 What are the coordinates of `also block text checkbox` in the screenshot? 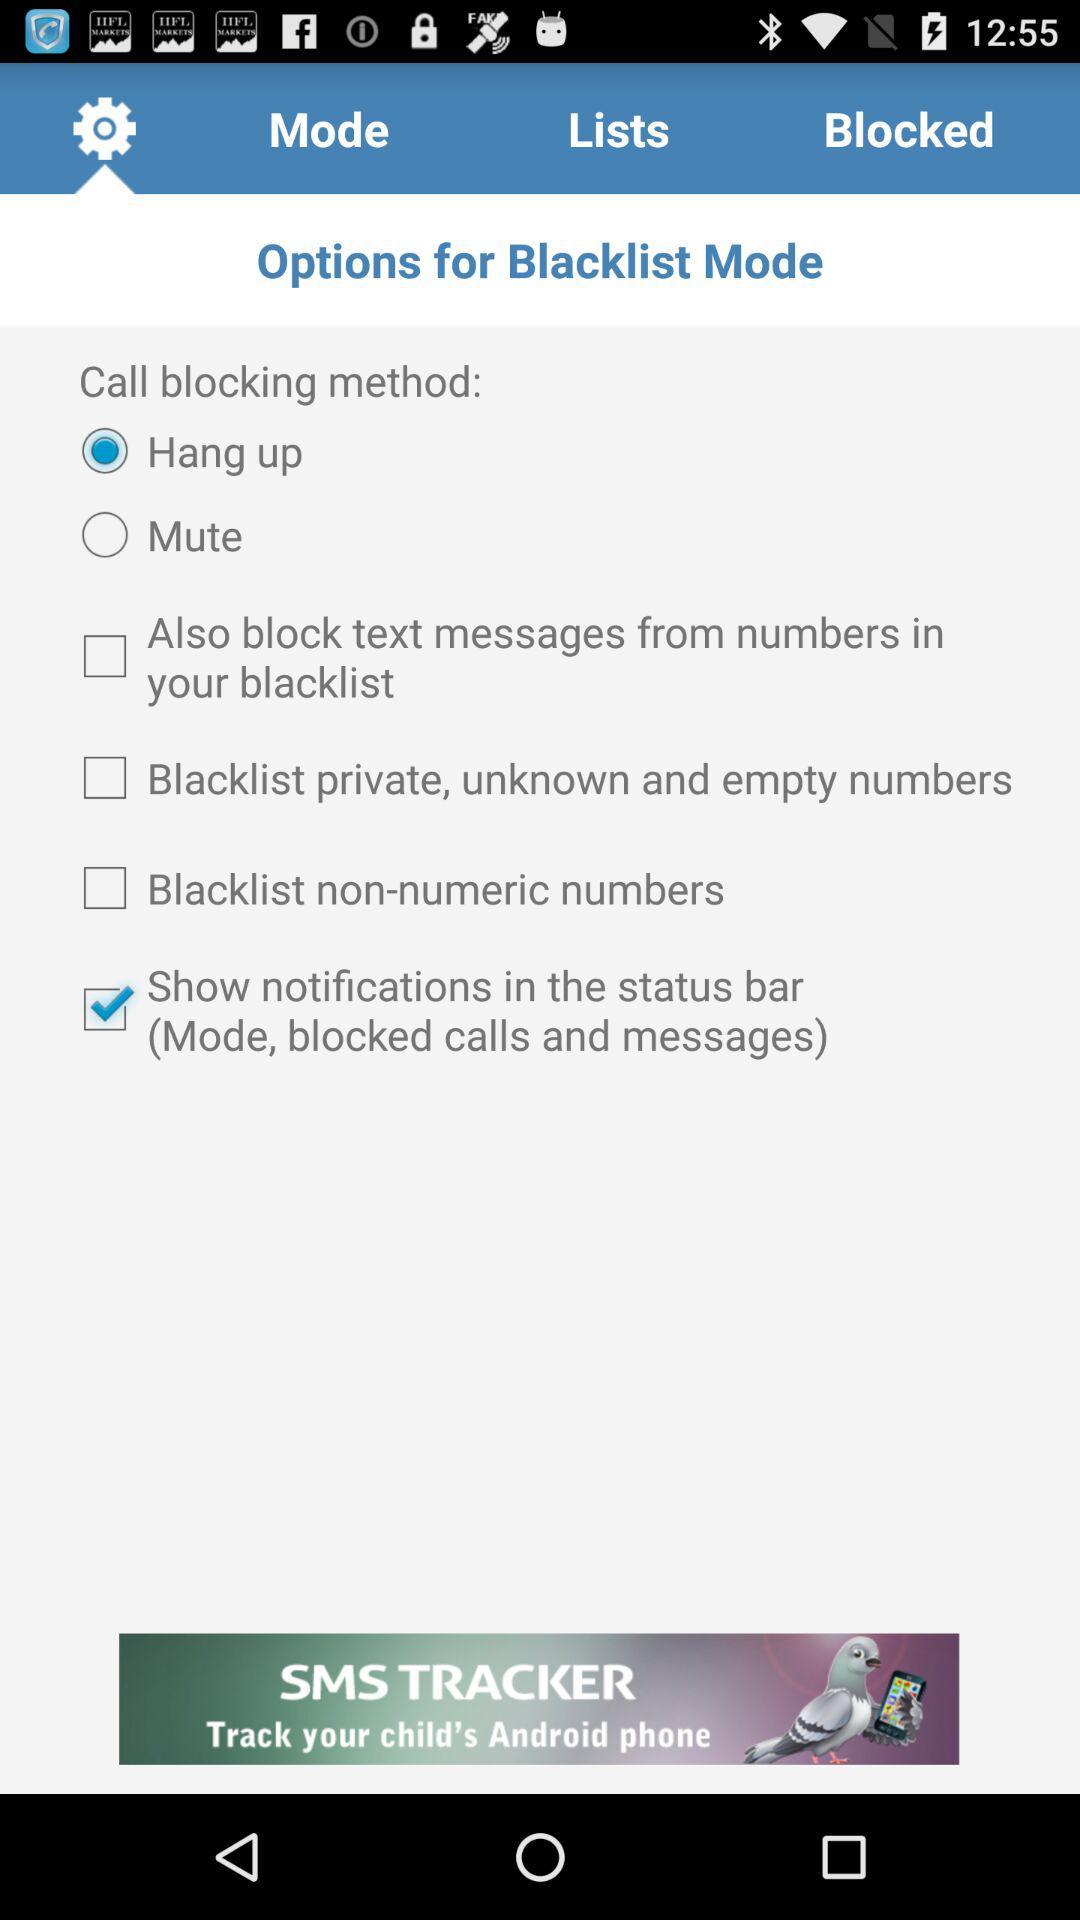 It's located at (540, 656).